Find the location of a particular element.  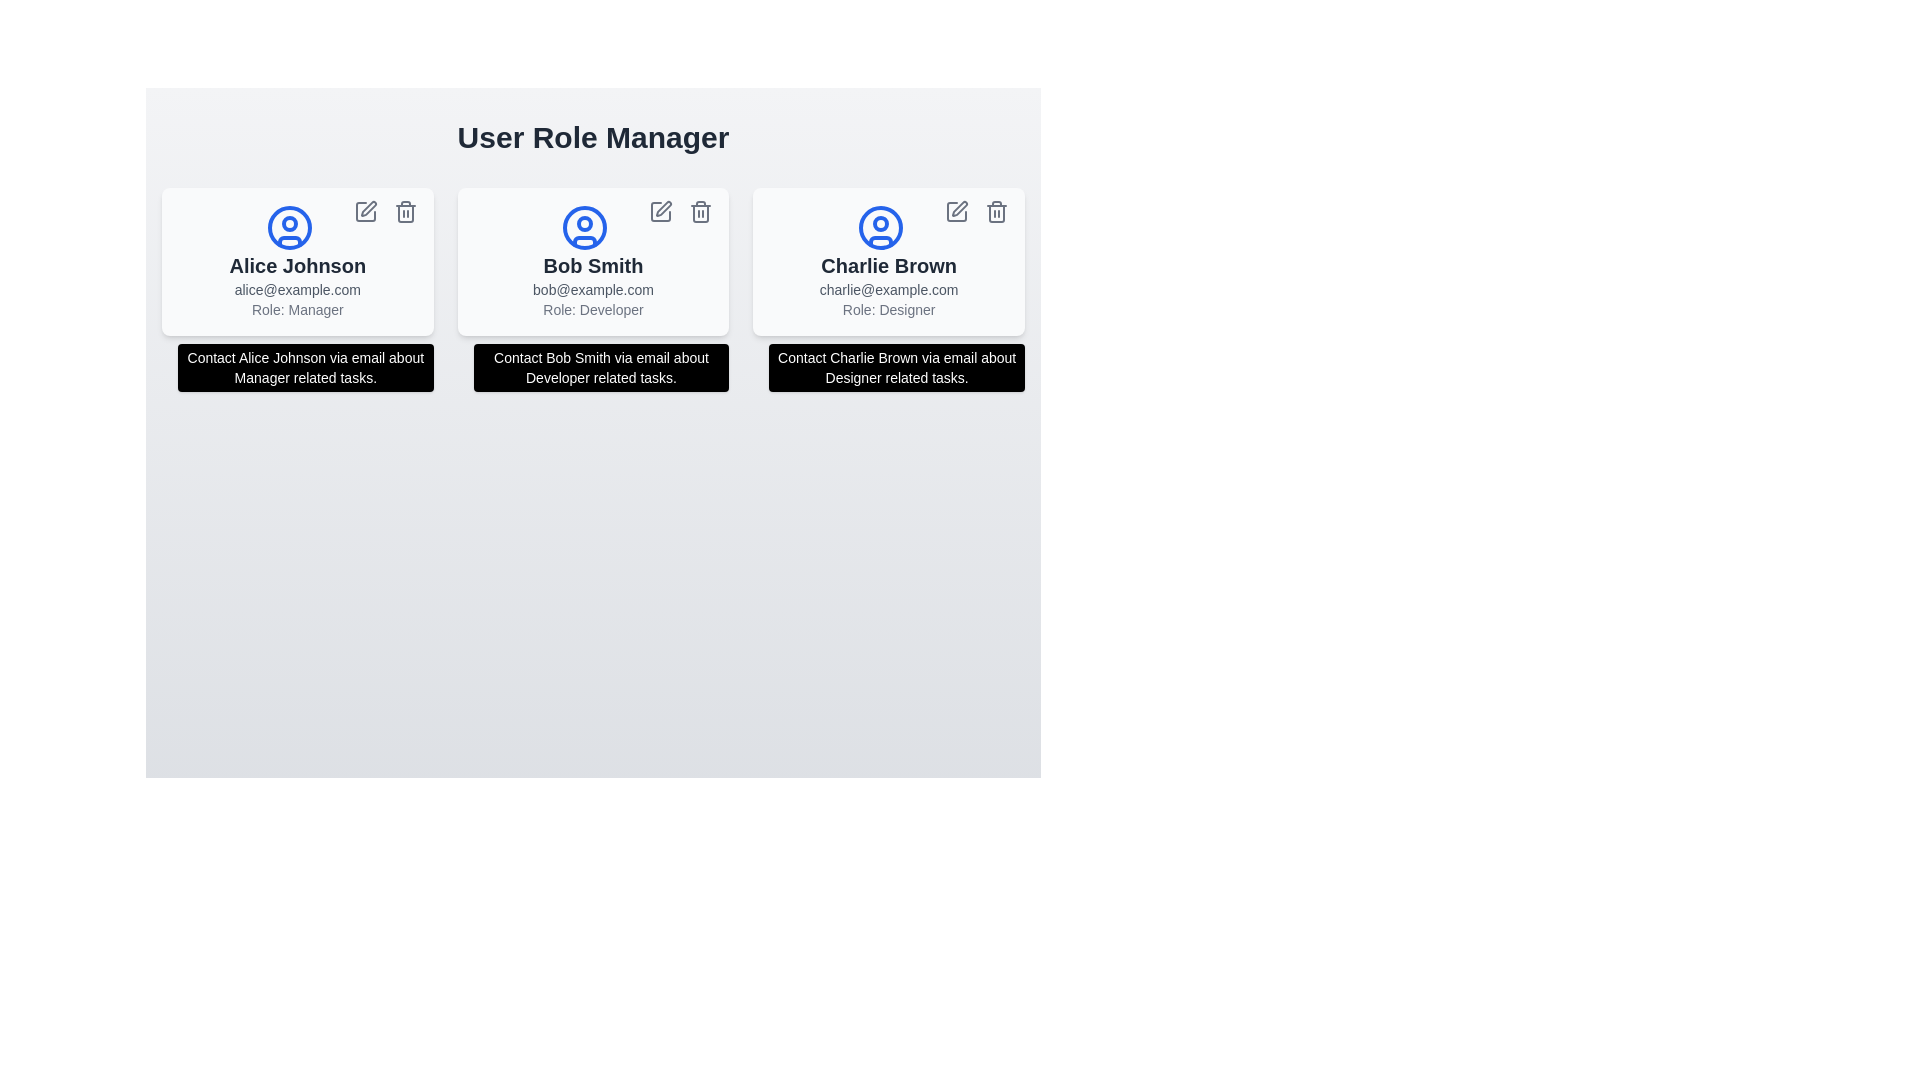

the outermost circle of the user icon representing Charlie Brown in the profile card is located at coordinates (880, 226).